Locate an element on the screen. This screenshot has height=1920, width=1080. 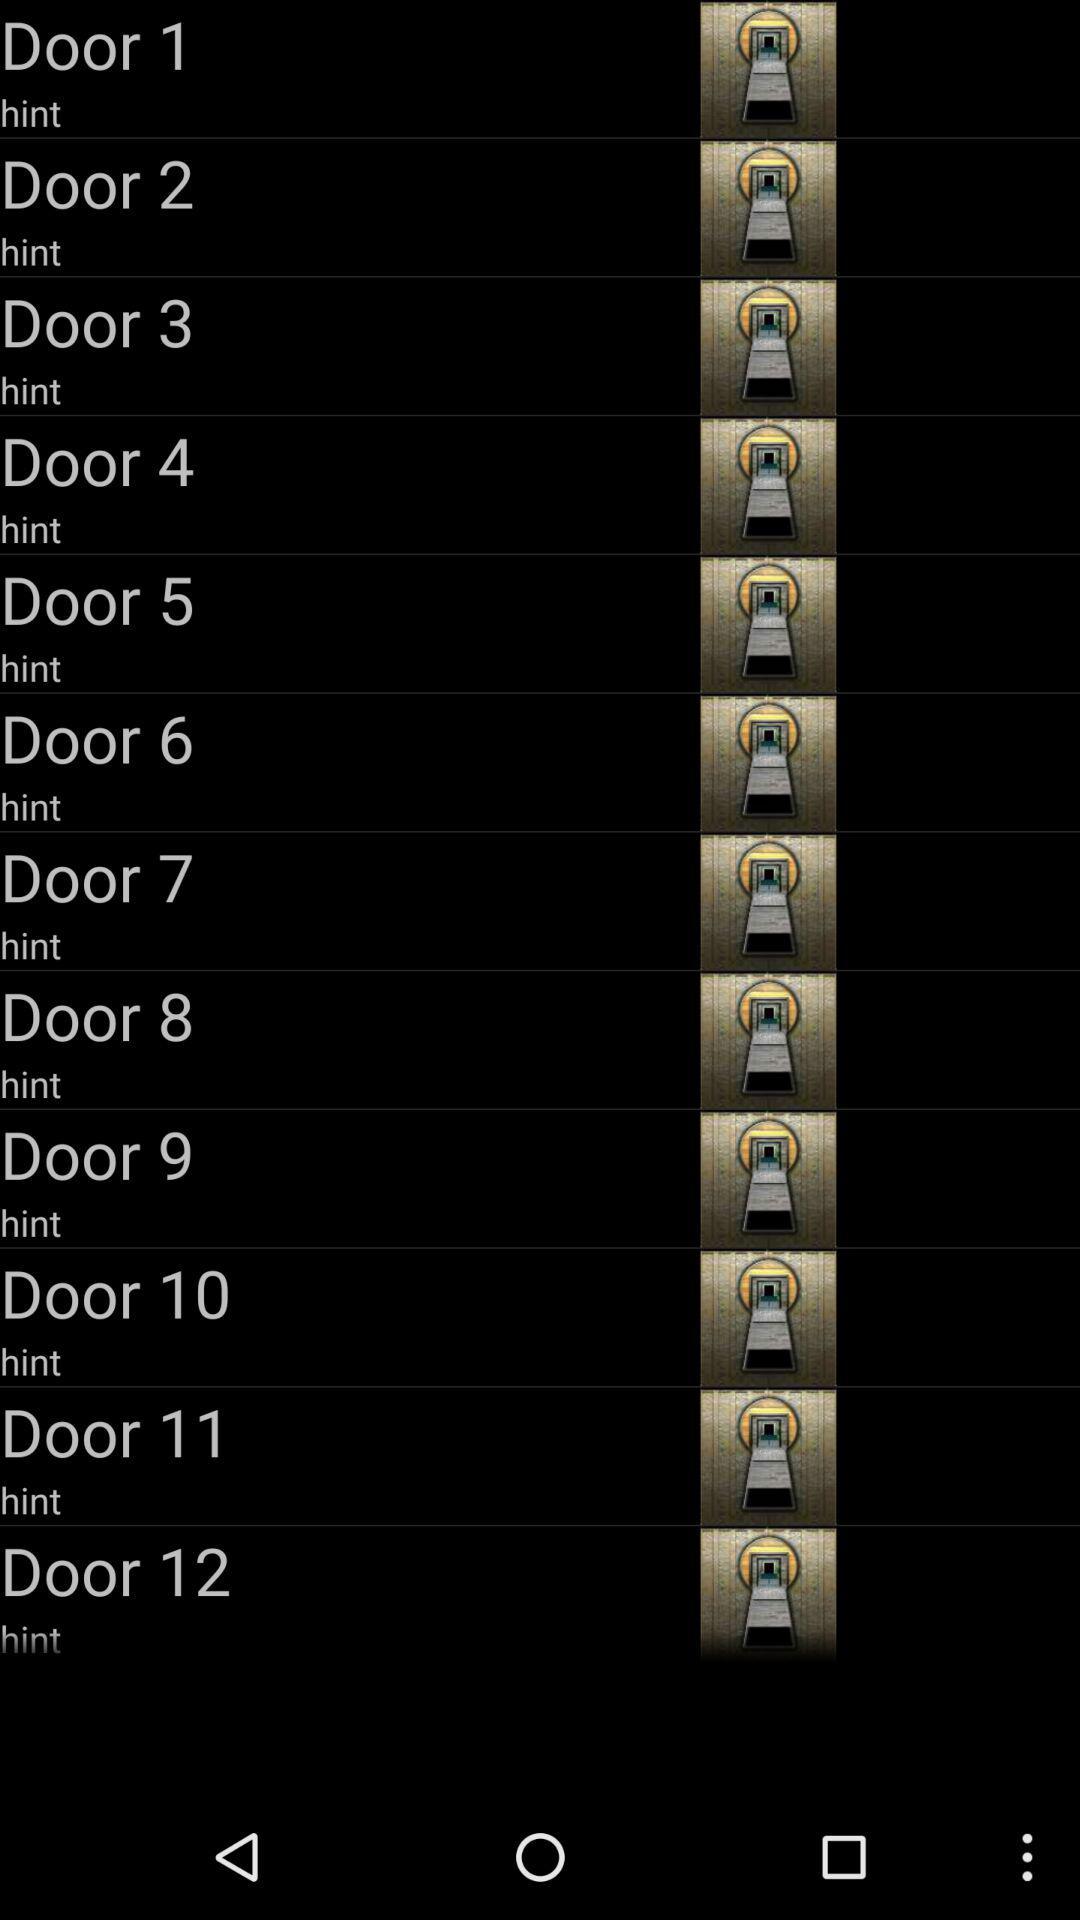
item below the hint icon is located at coordinates (346, 1153).